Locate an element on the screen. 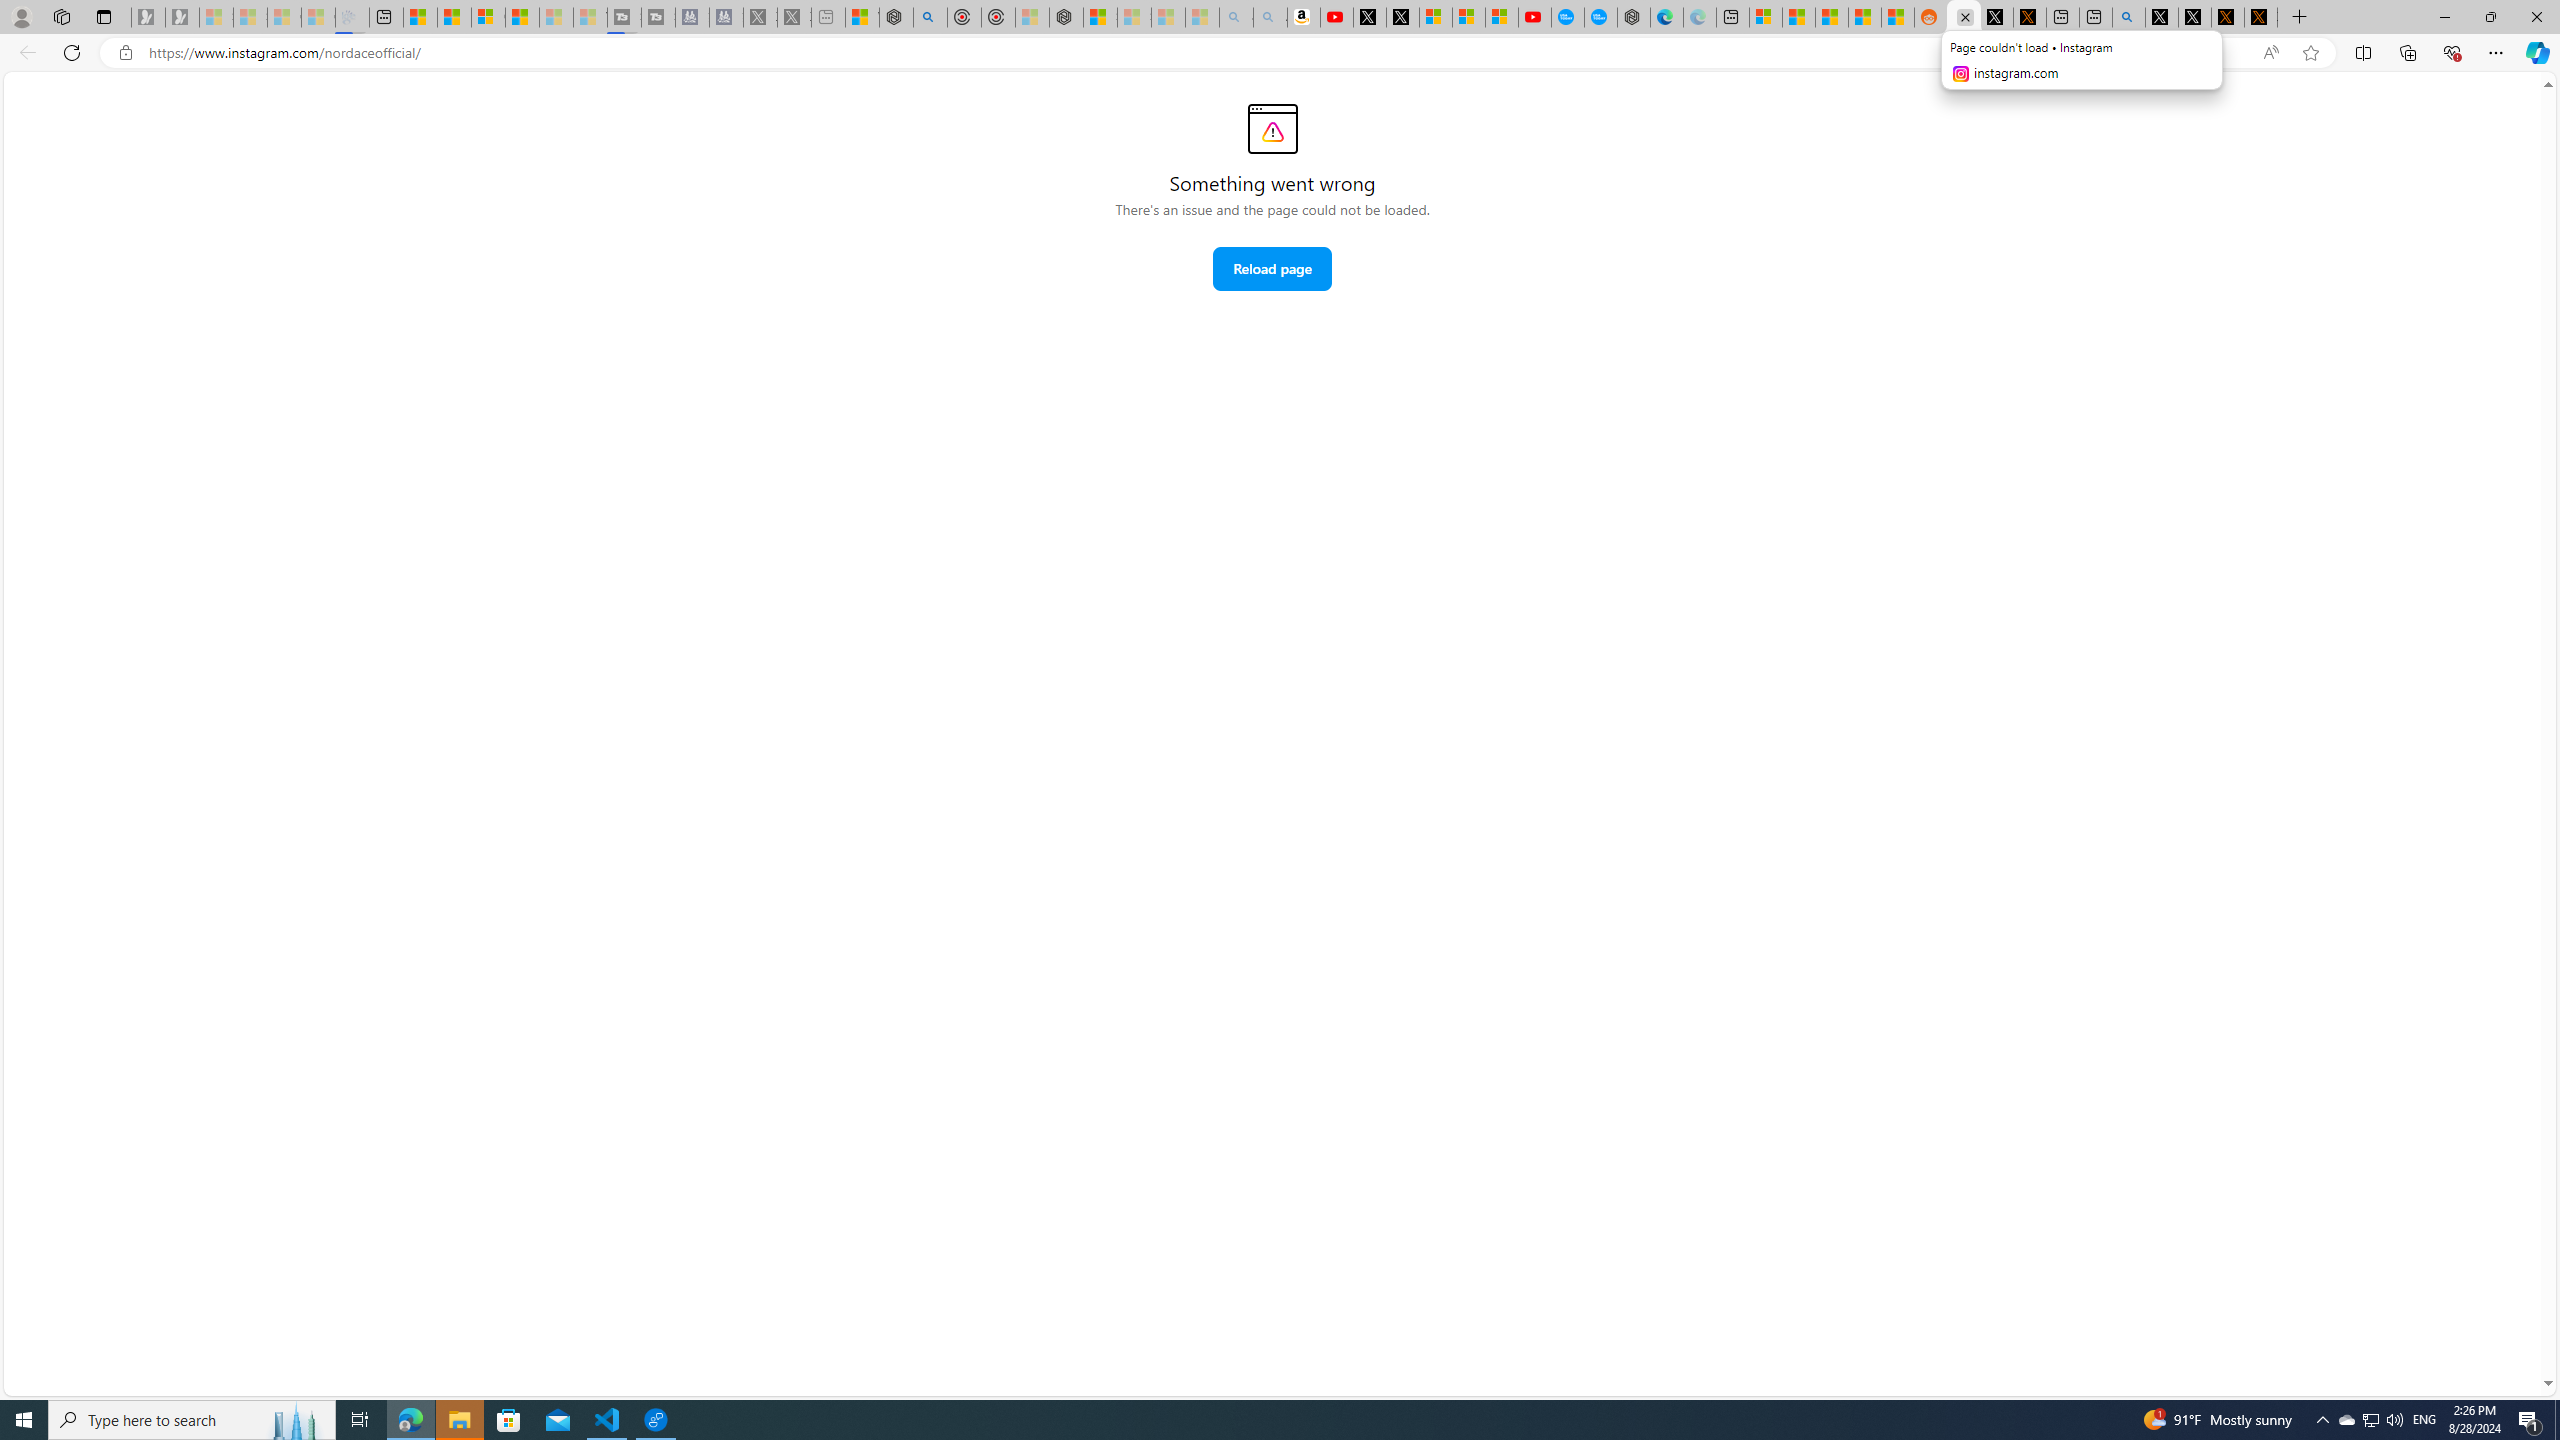  'Shanghai, China Weather trends | Microsoft Weather' is located at coordinates (1897, 16).